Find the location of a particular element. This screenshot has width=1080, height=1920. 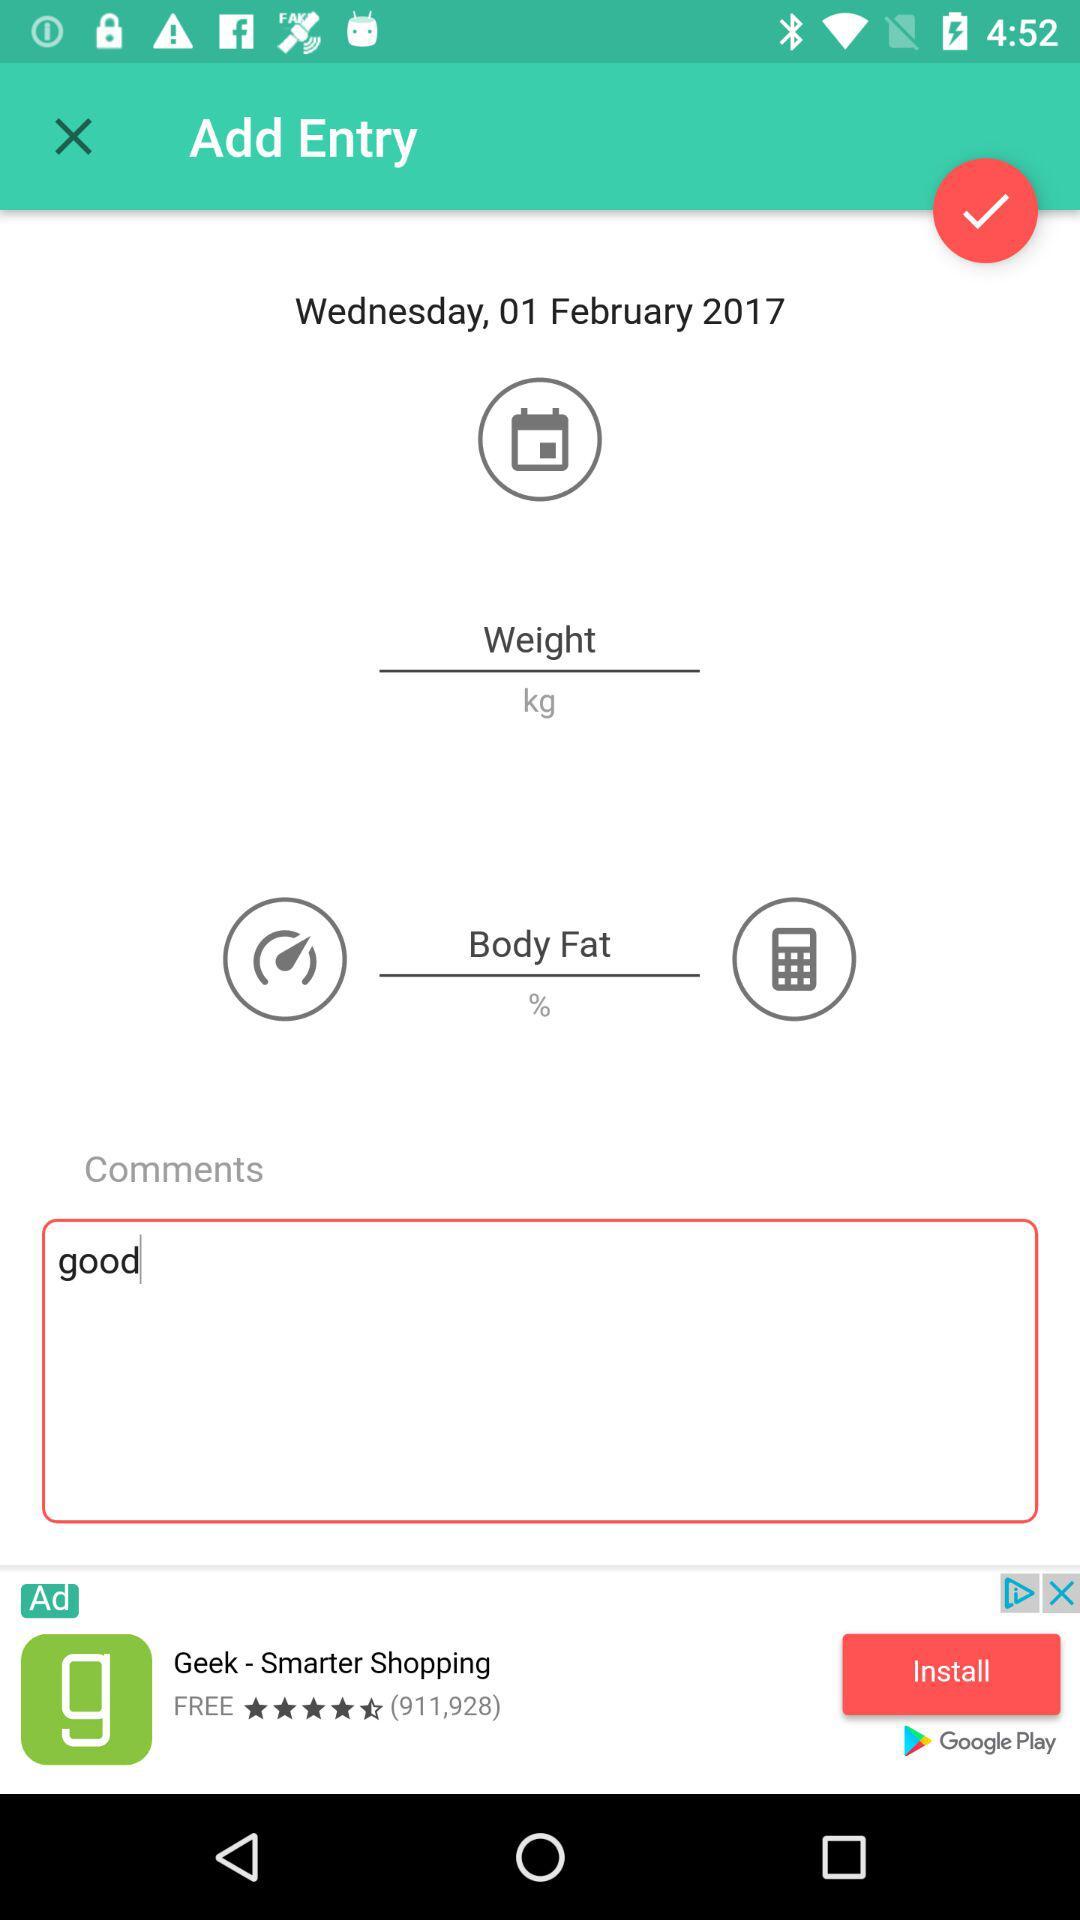

the date_range icon is located at coordinates (540, 438).